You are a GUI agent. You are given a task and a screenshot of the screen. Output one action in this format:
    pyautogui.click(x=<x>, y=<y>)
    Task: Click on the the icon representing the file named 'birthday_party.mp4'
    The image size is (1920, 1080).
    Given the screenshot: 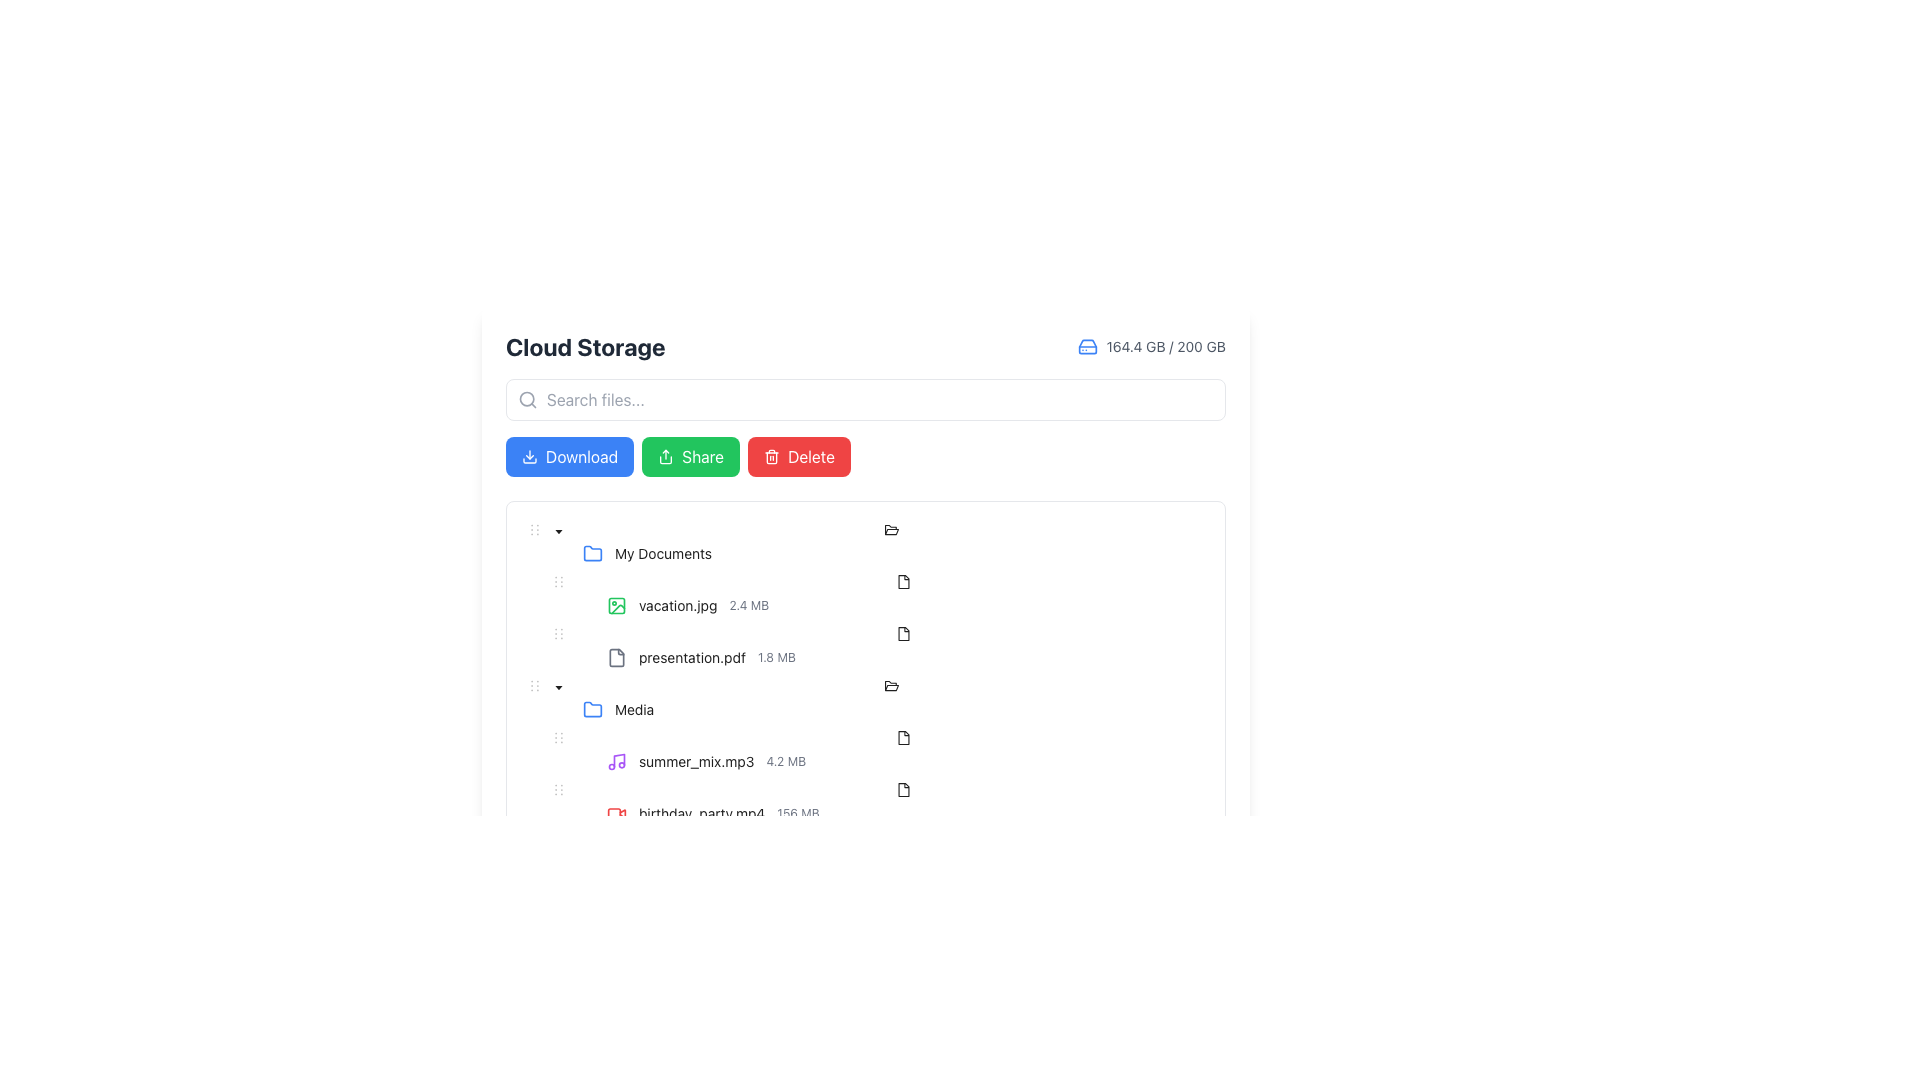 What is the action you would take?
    pyautogui.click(x=902, y=789)
    